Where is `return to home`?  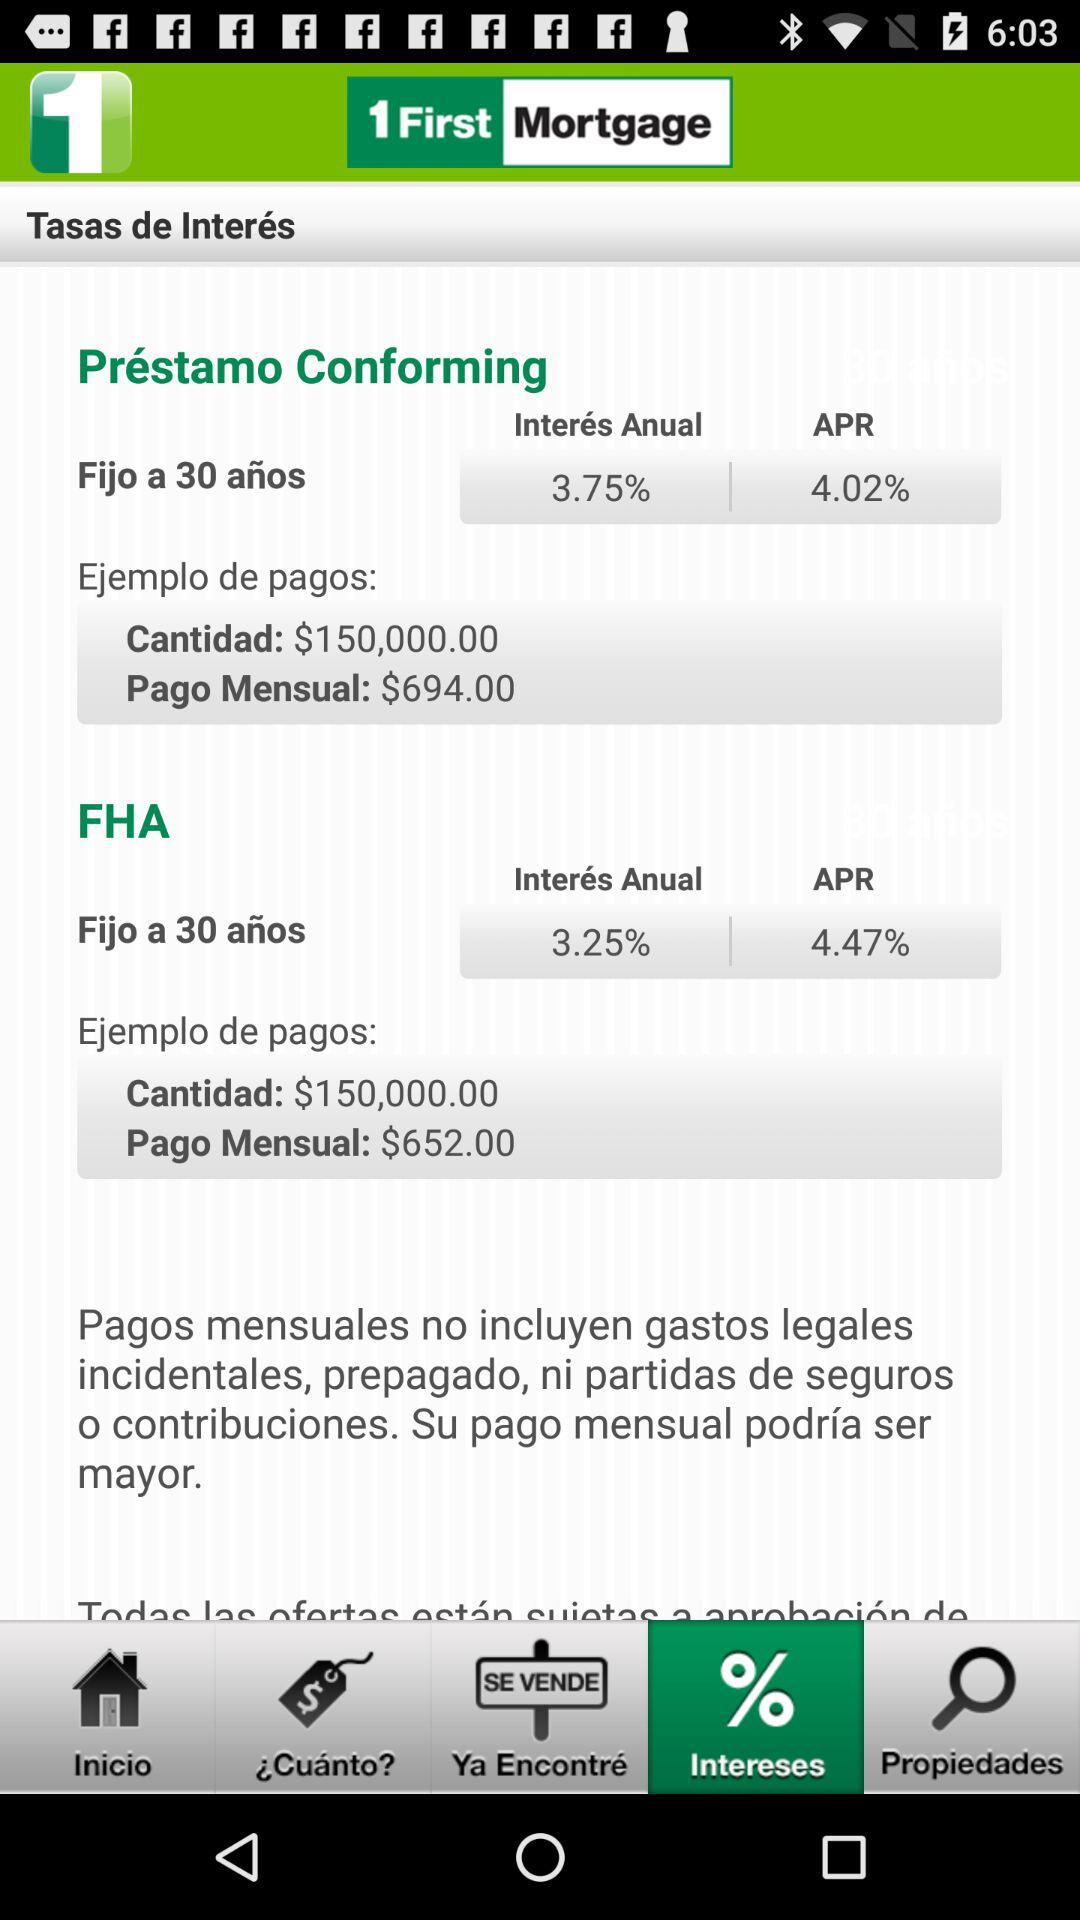 return to home is located at coordinates (540, 121).